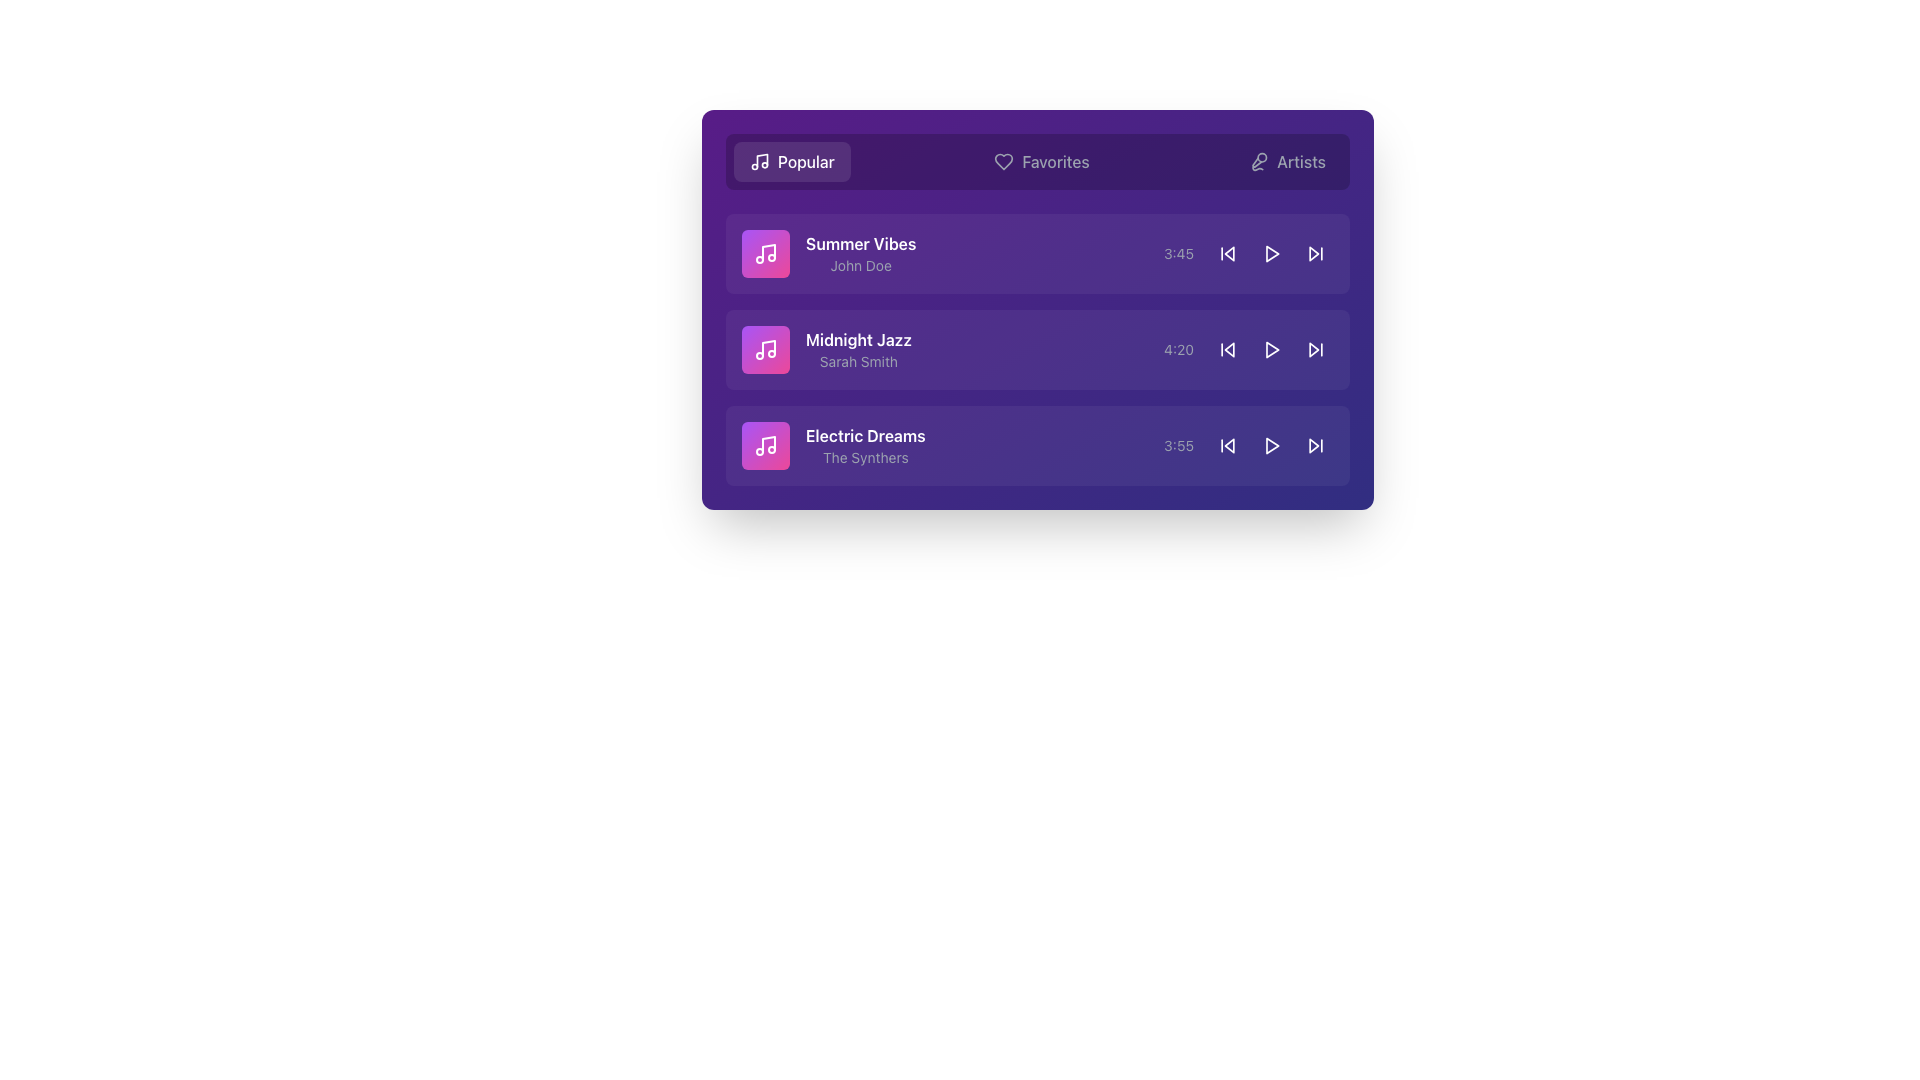 This screenshot has width=1920, height=1080. Describe the element at coordinates (765, 253) in the screenshot. I see `the music-related icon, which is the first in the list of song entries on the leftmost section of the interface` at that location.